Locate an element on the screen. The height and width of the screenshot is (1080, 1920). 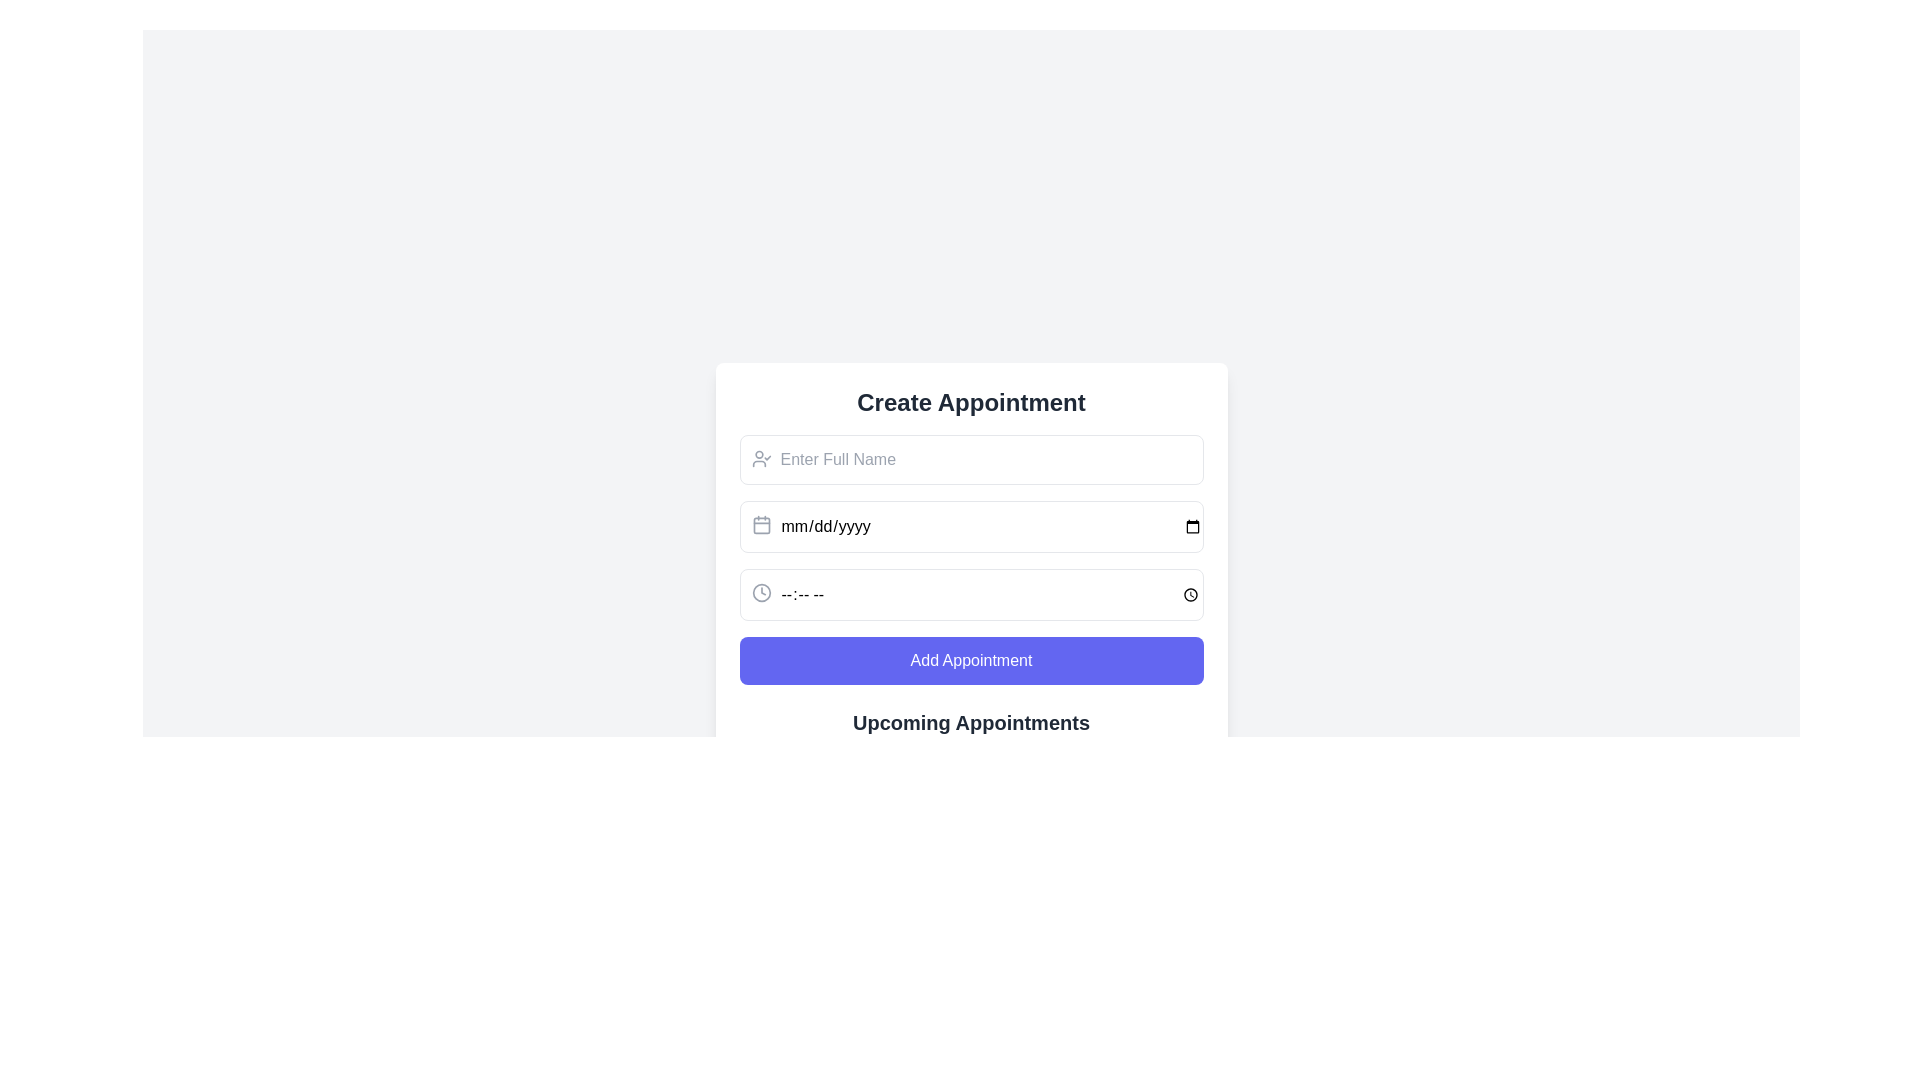
the submit button for the form that triggers the addition of a new appointment entry is located at coordinates (971, 660).